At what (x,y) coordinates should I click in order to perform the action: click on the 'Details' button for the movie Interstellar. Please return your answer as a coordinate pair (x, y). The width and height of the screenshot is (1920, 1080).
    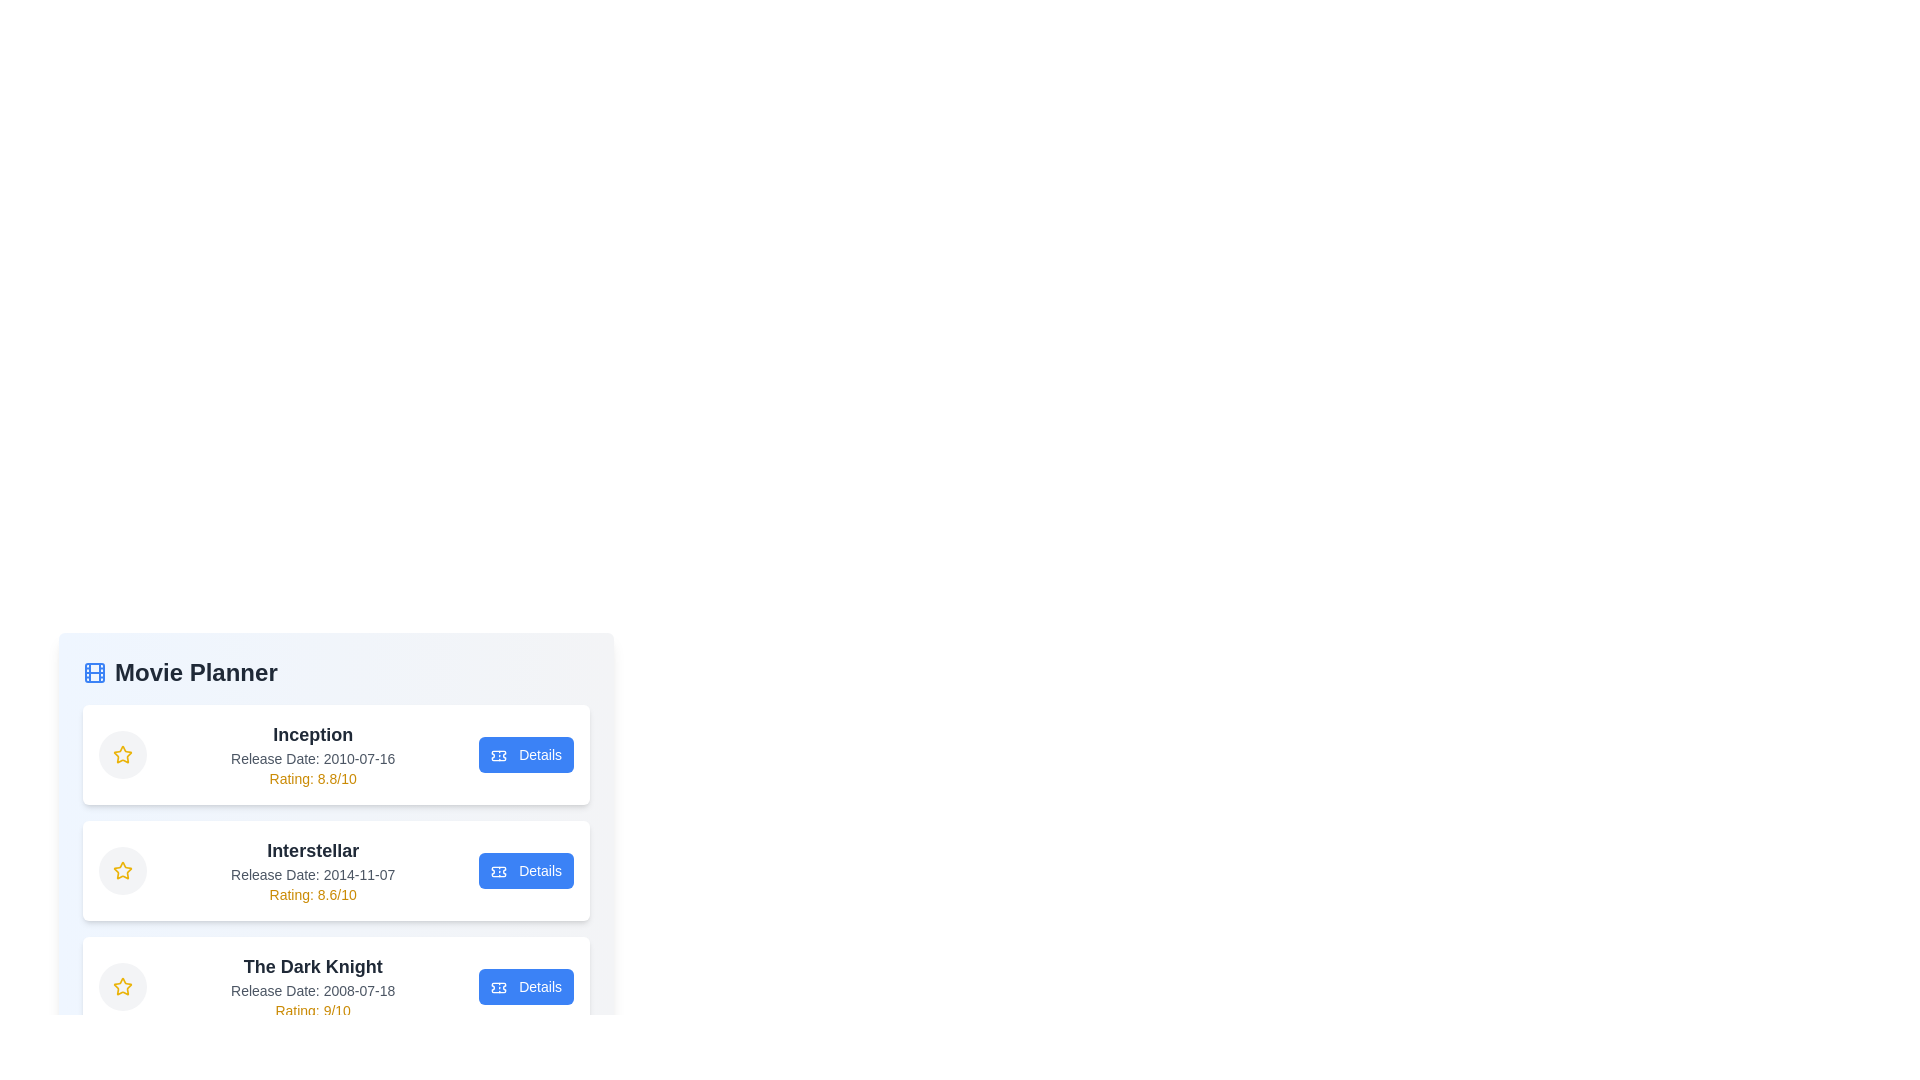
    Looking at the image, I should click on (526, 870).